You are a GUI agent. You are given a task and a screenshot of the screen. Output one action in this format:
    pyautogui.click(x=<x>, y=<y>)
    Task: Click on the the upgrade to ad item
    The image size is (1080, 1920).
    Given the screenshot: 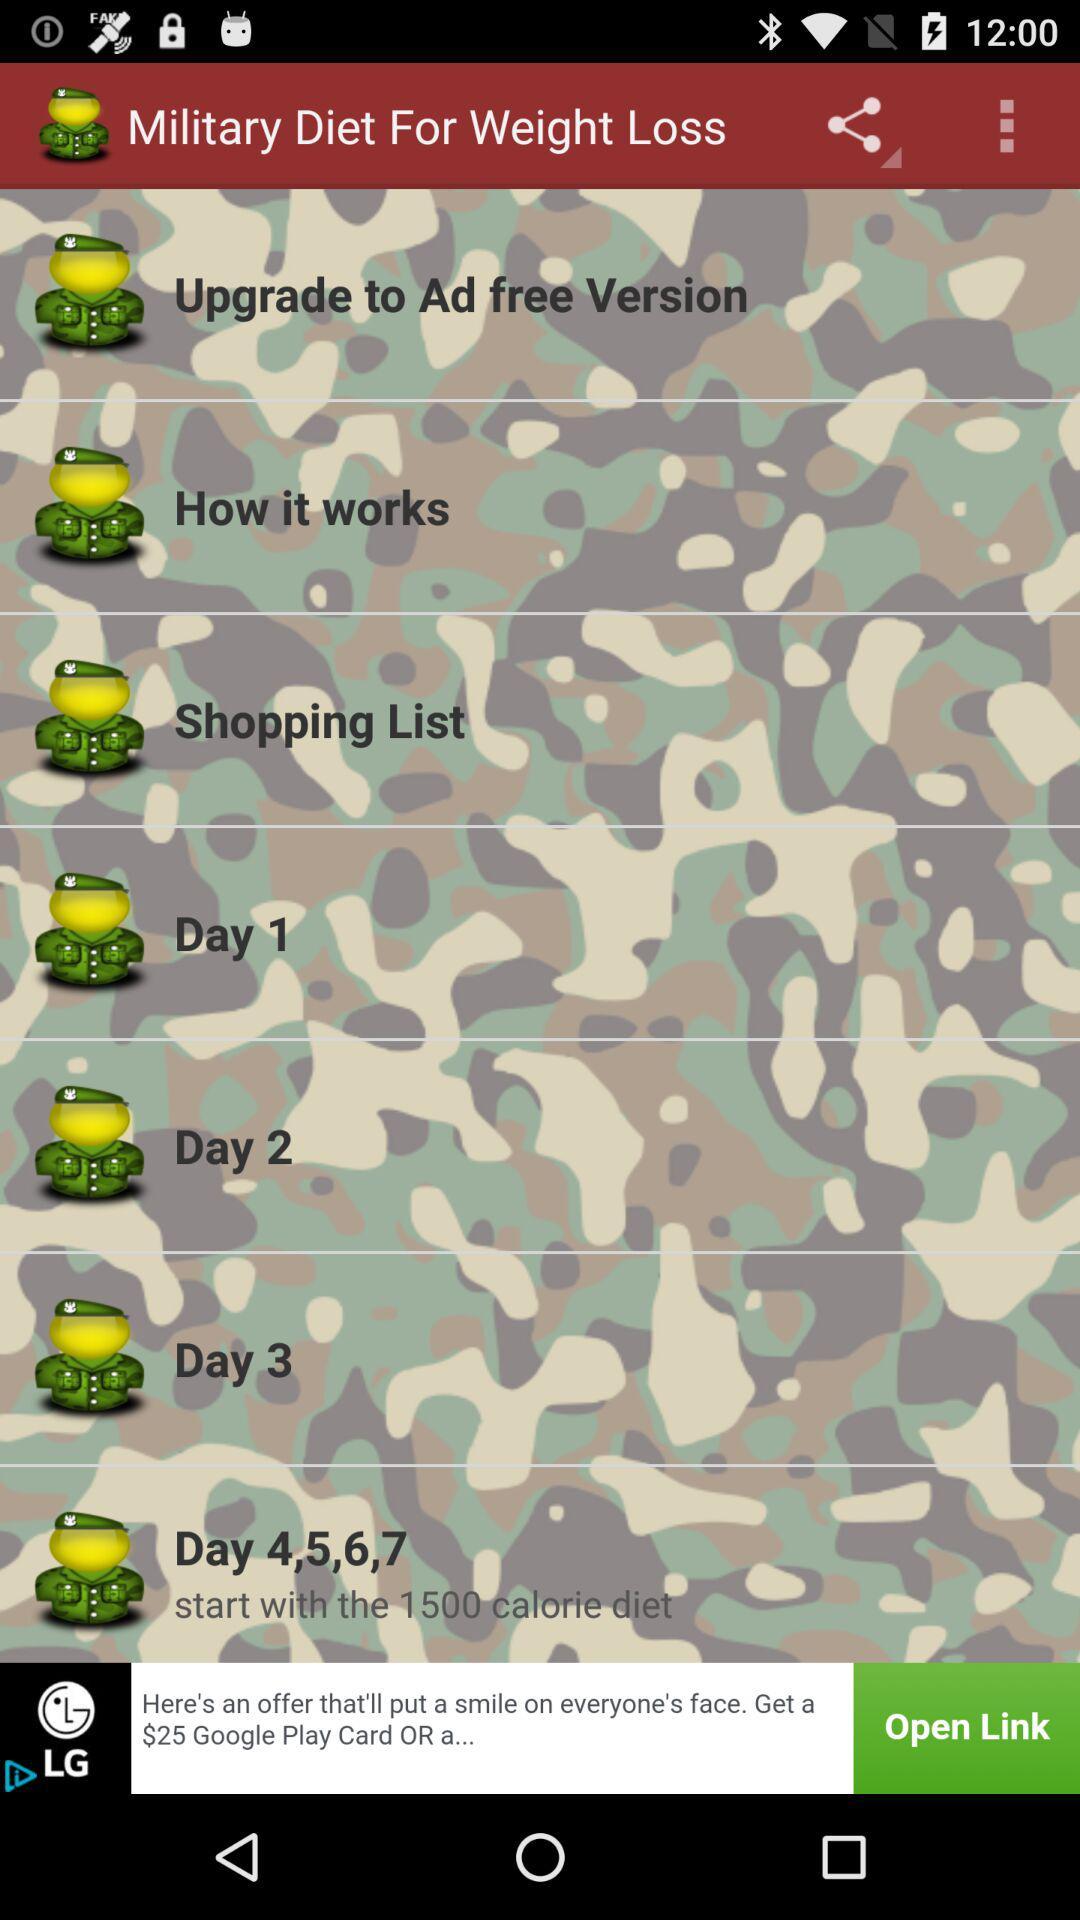 What is the action you would take?
    pyautogui.click(x=613, y=292)
    